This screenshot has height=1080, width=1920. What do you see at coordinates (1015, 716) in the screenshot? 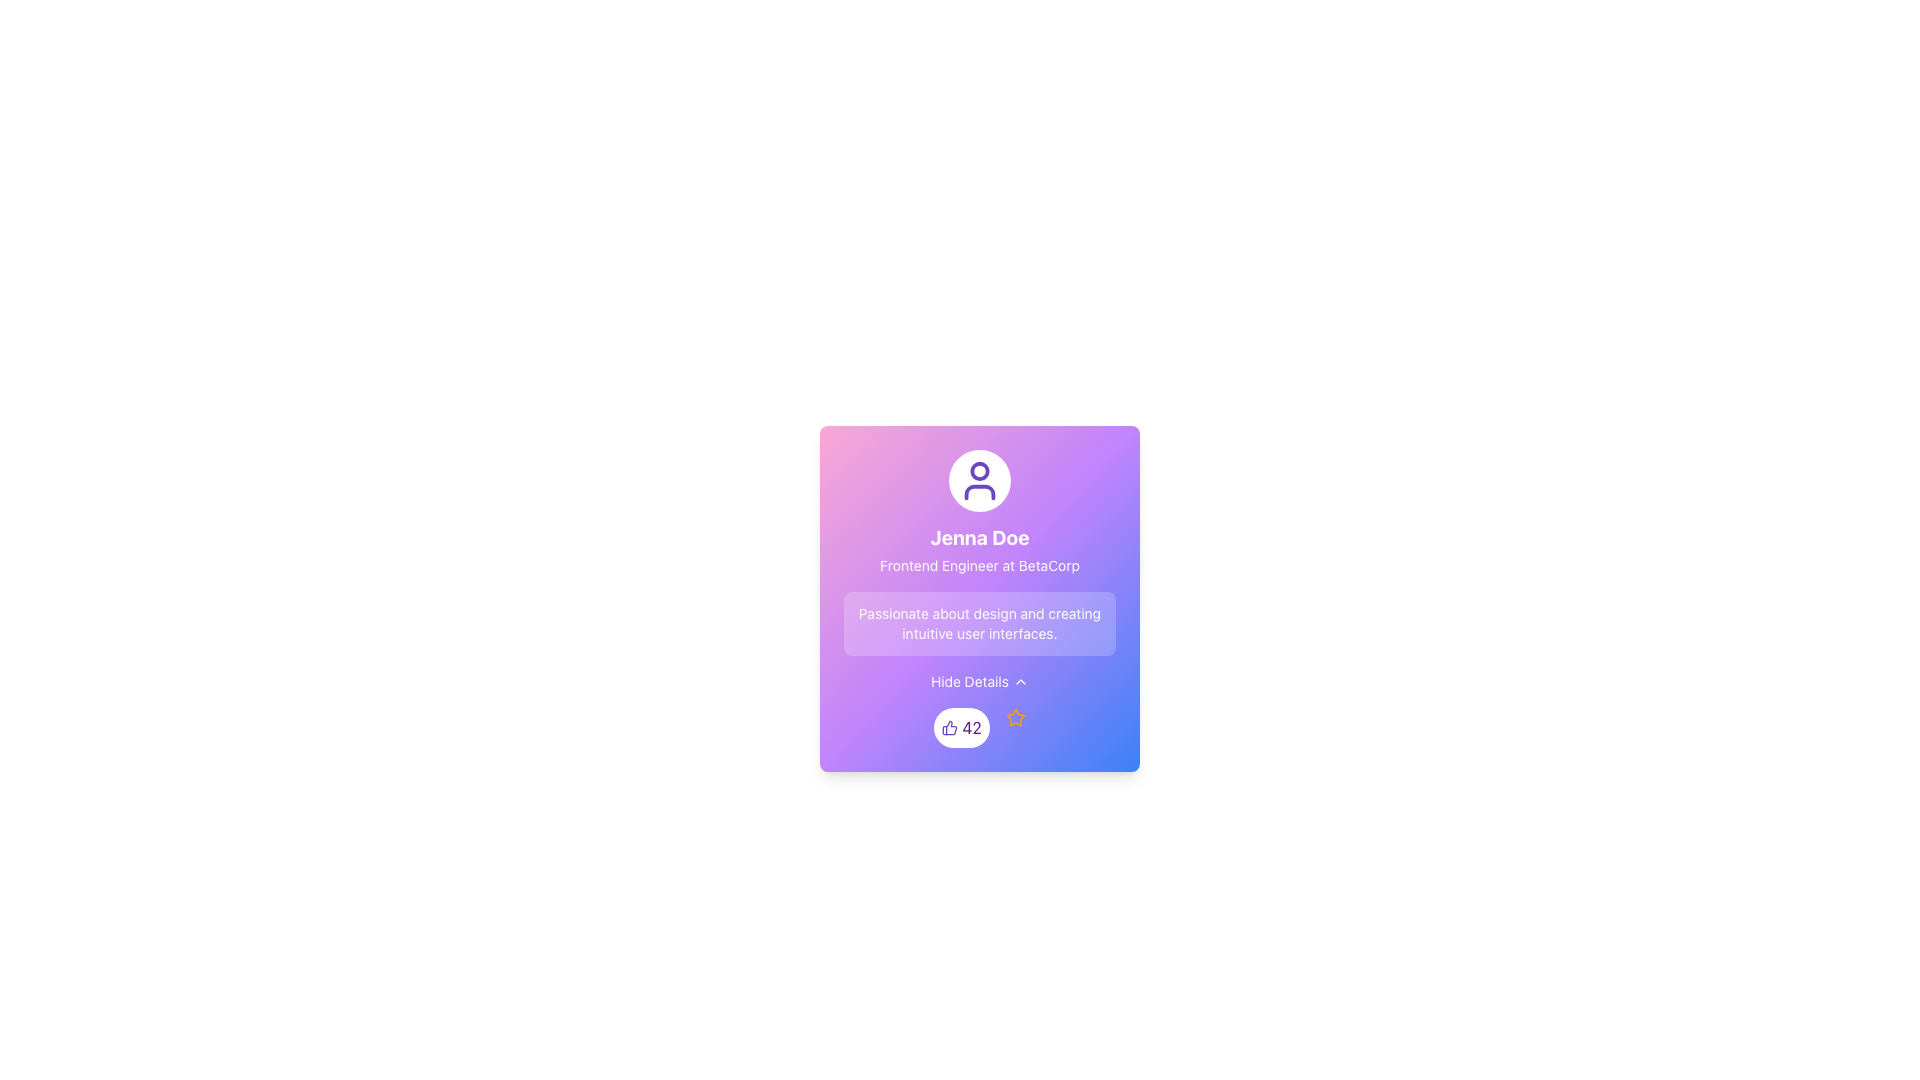
I see `the star icon located at the bottom right of the card interface` at bounding box center [1015, 716].